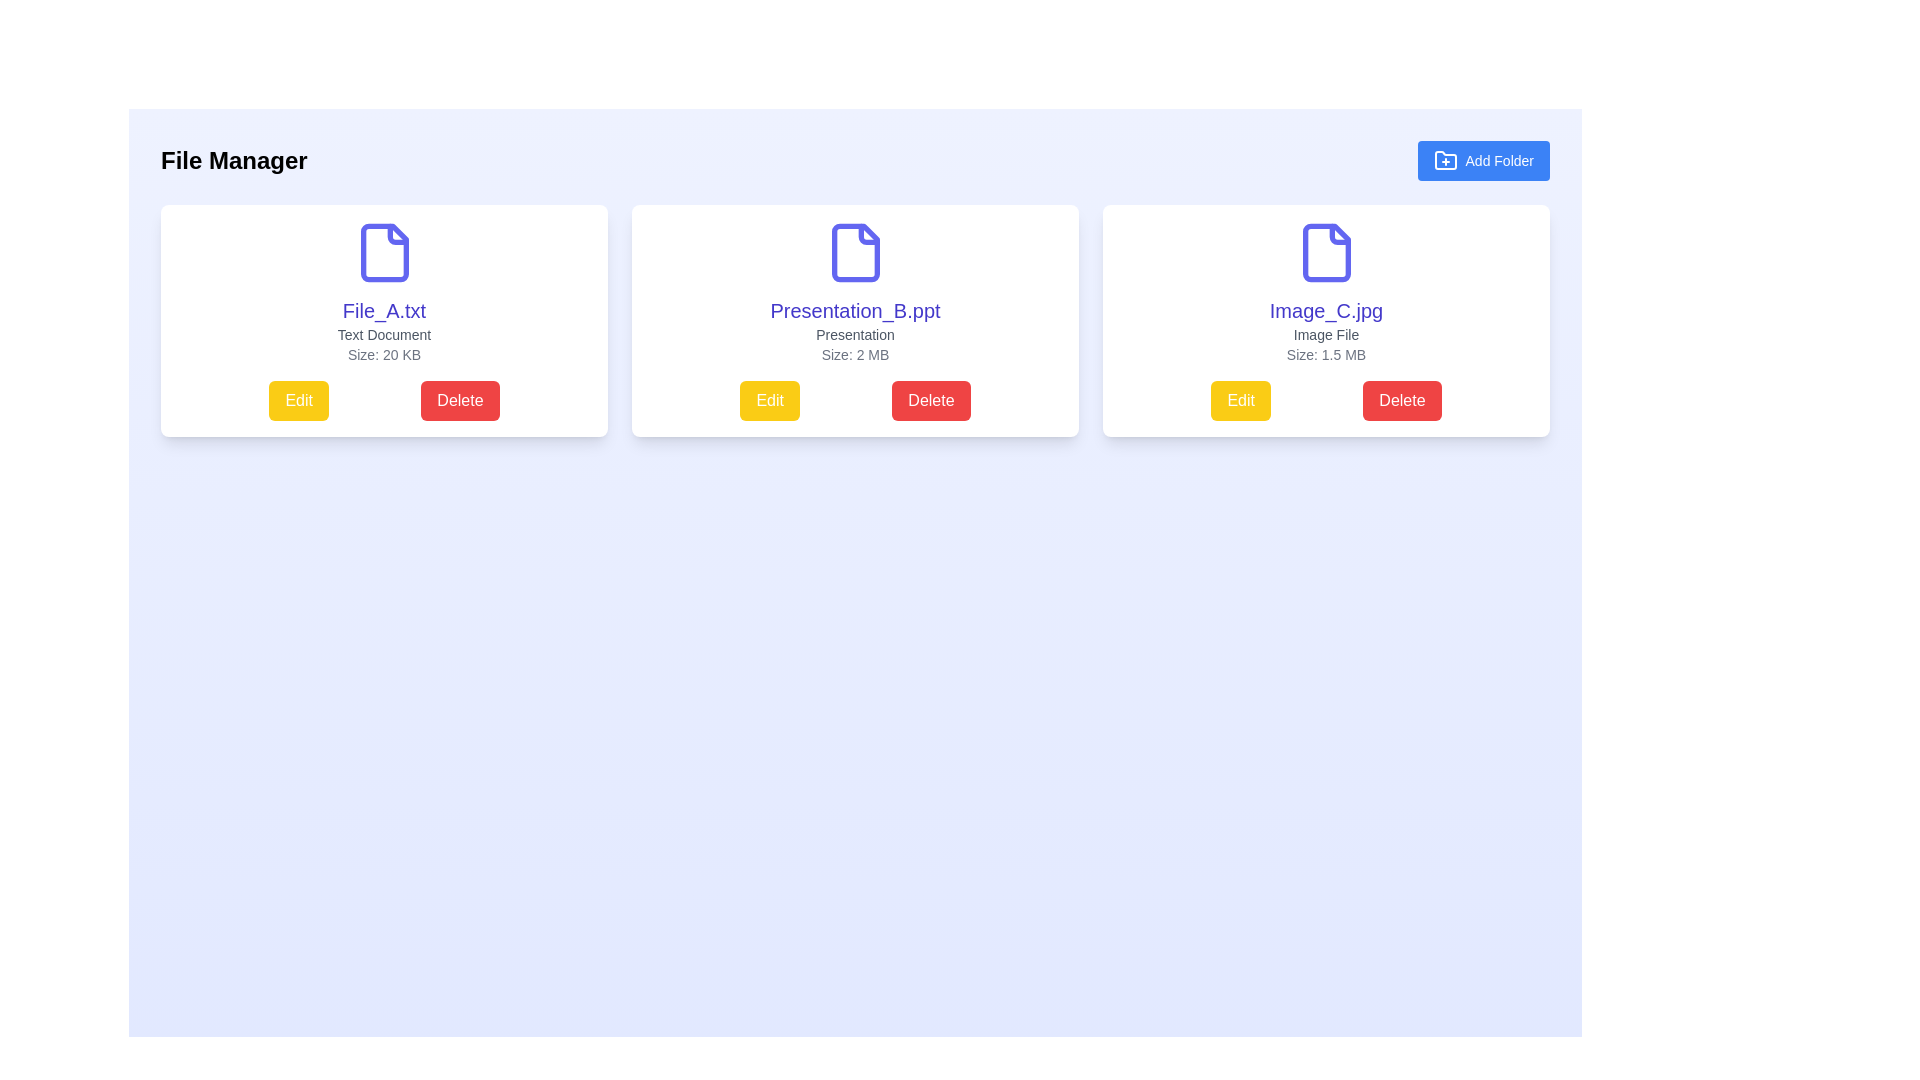  Describe the element at coordinates (855, 353) in the screenshot. I see `the Text label that displays the file size, located in the second file card, positioned between the 'Presentation' text above and the 'Edit' and 'Delete' buttons below` at that location.